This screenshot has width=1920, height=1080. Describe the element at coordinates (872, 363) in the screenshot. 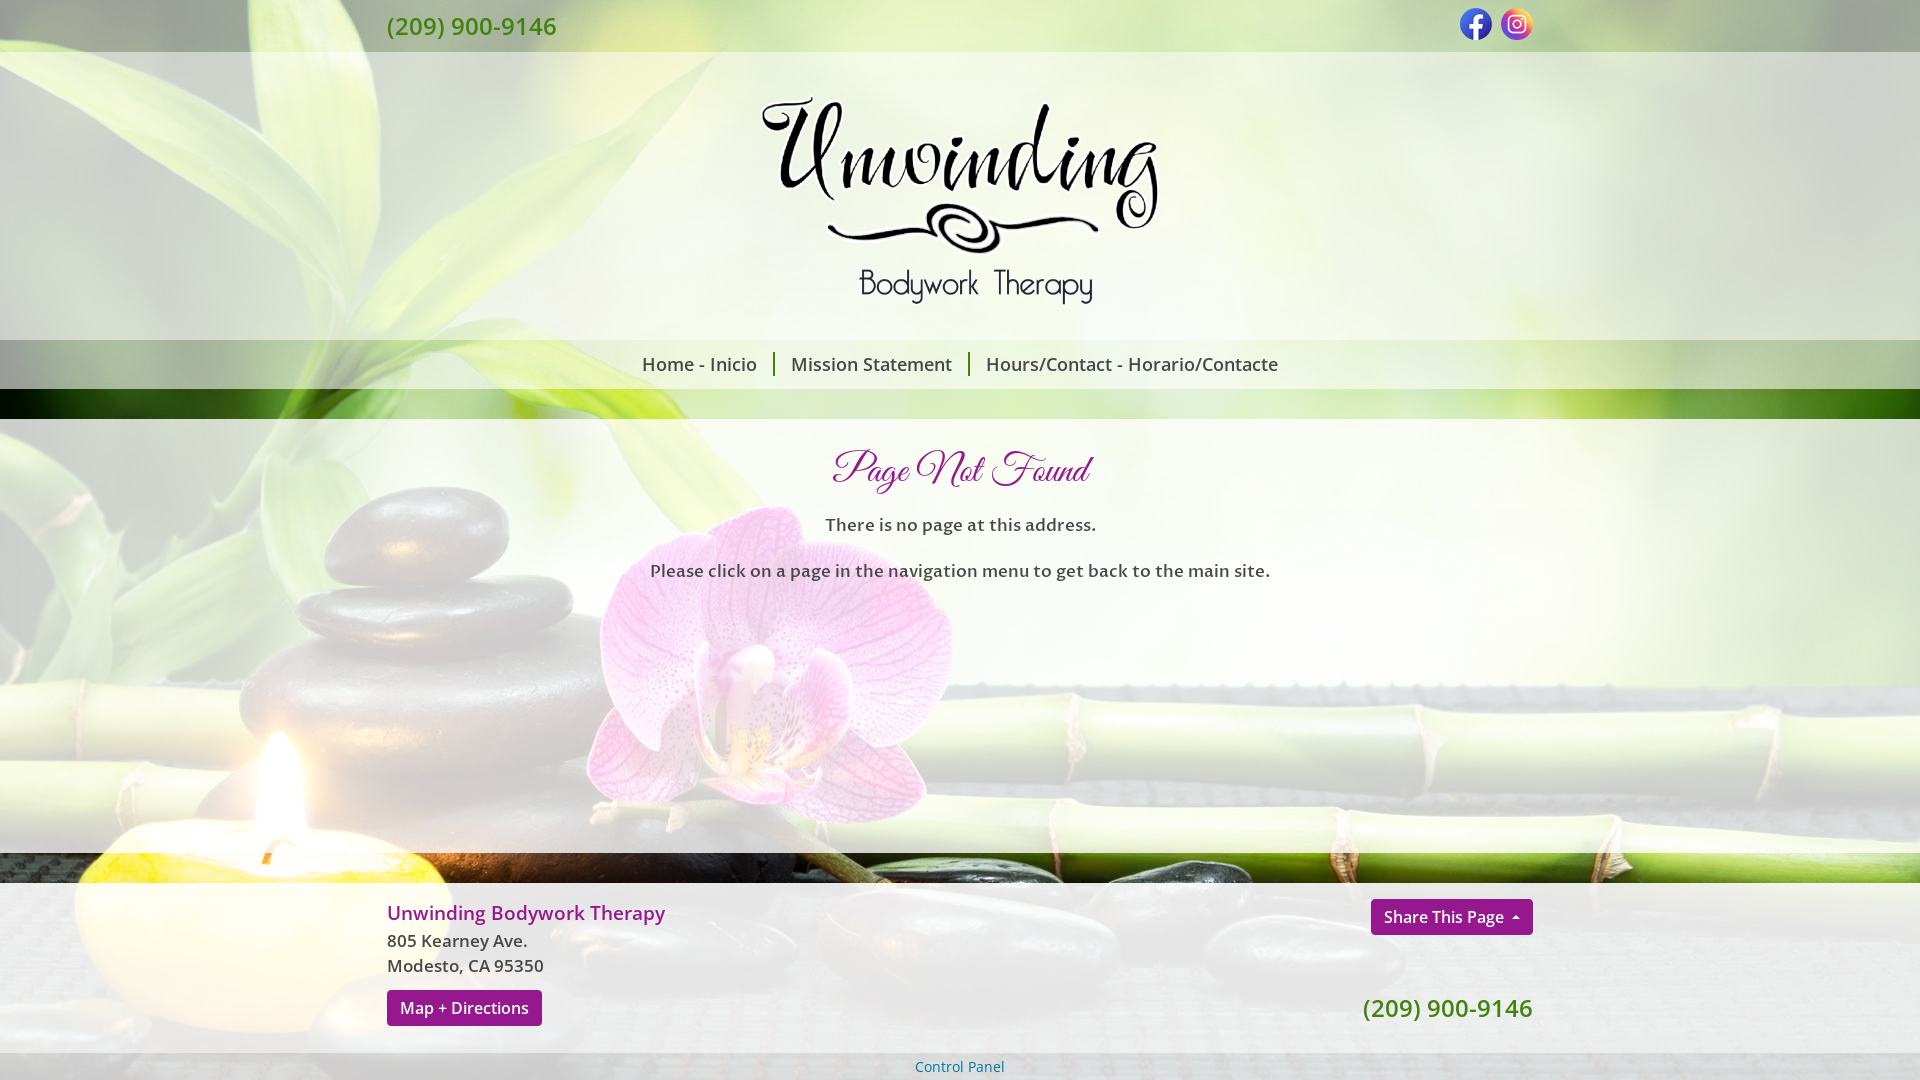

I see `'Mission Statement'` at that location.